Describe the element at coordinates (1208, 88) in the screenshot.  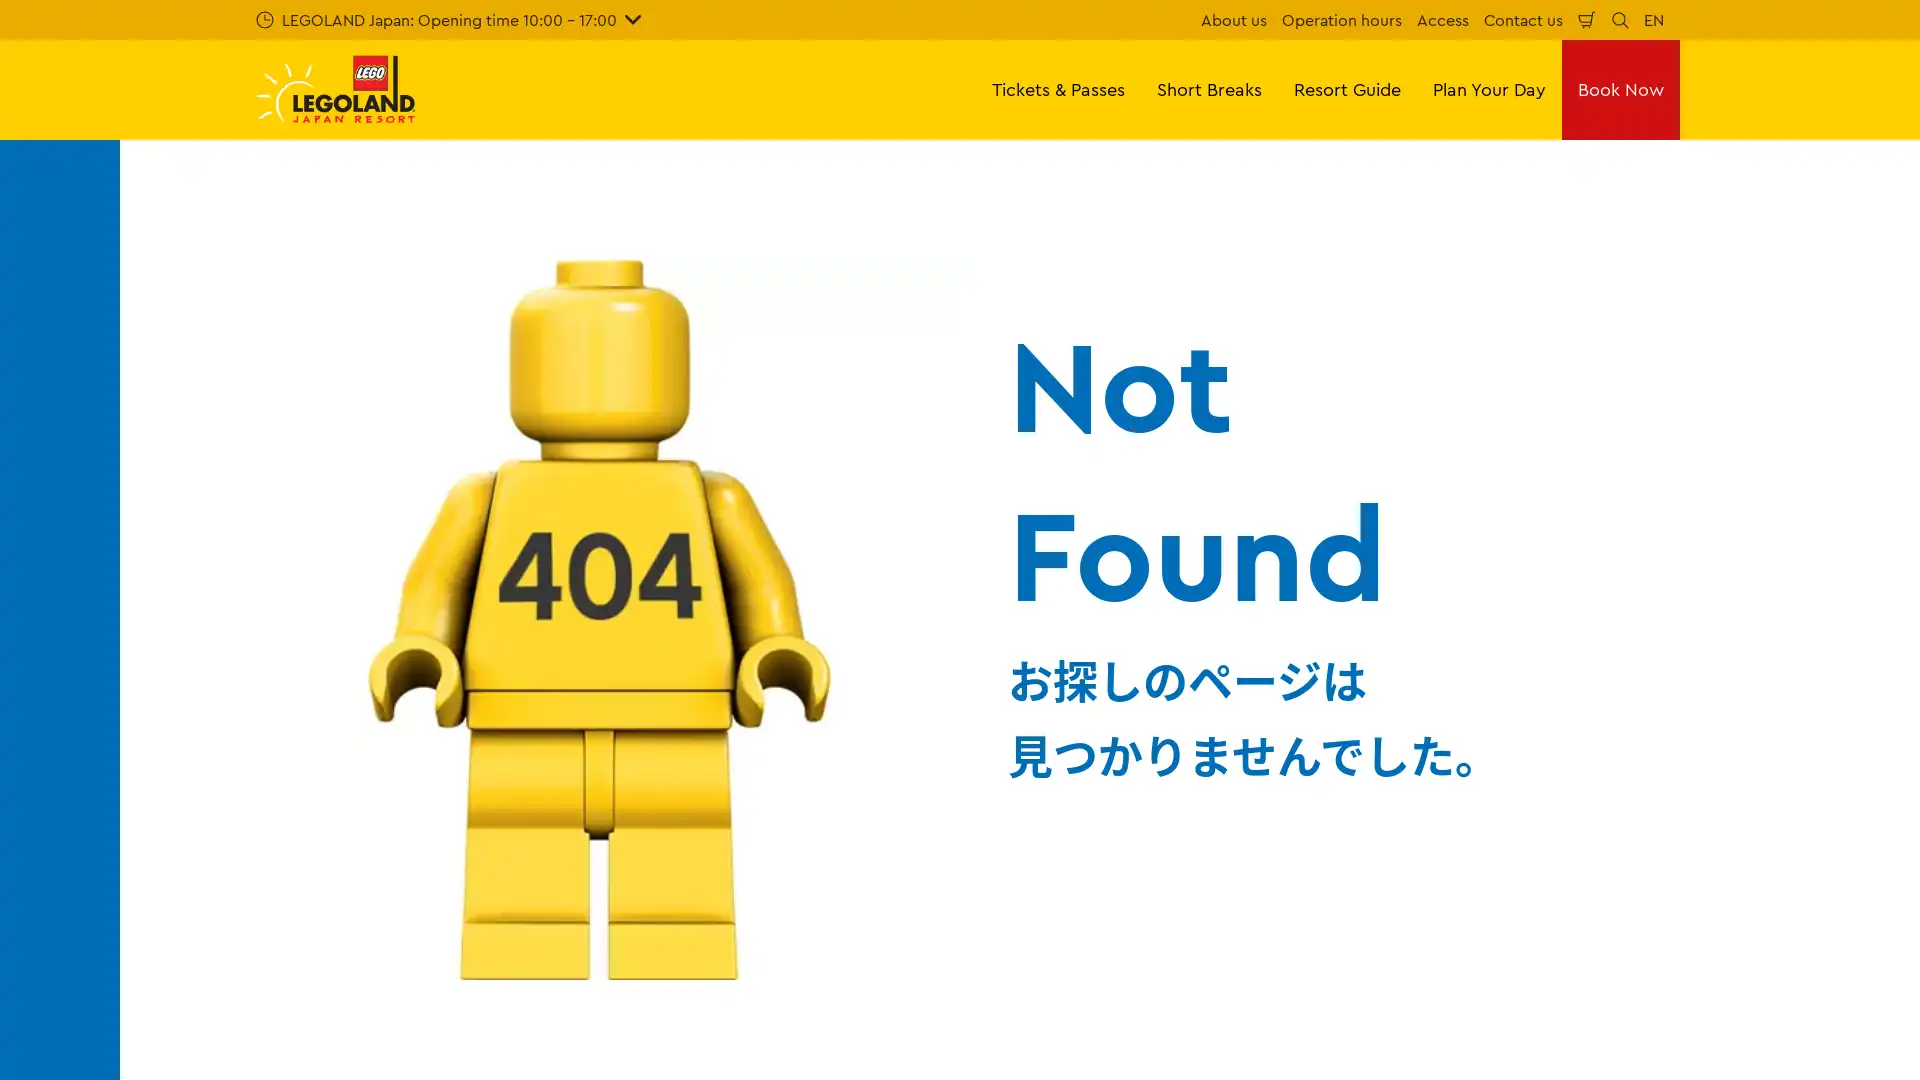
I see `Short Breaks` at that location.